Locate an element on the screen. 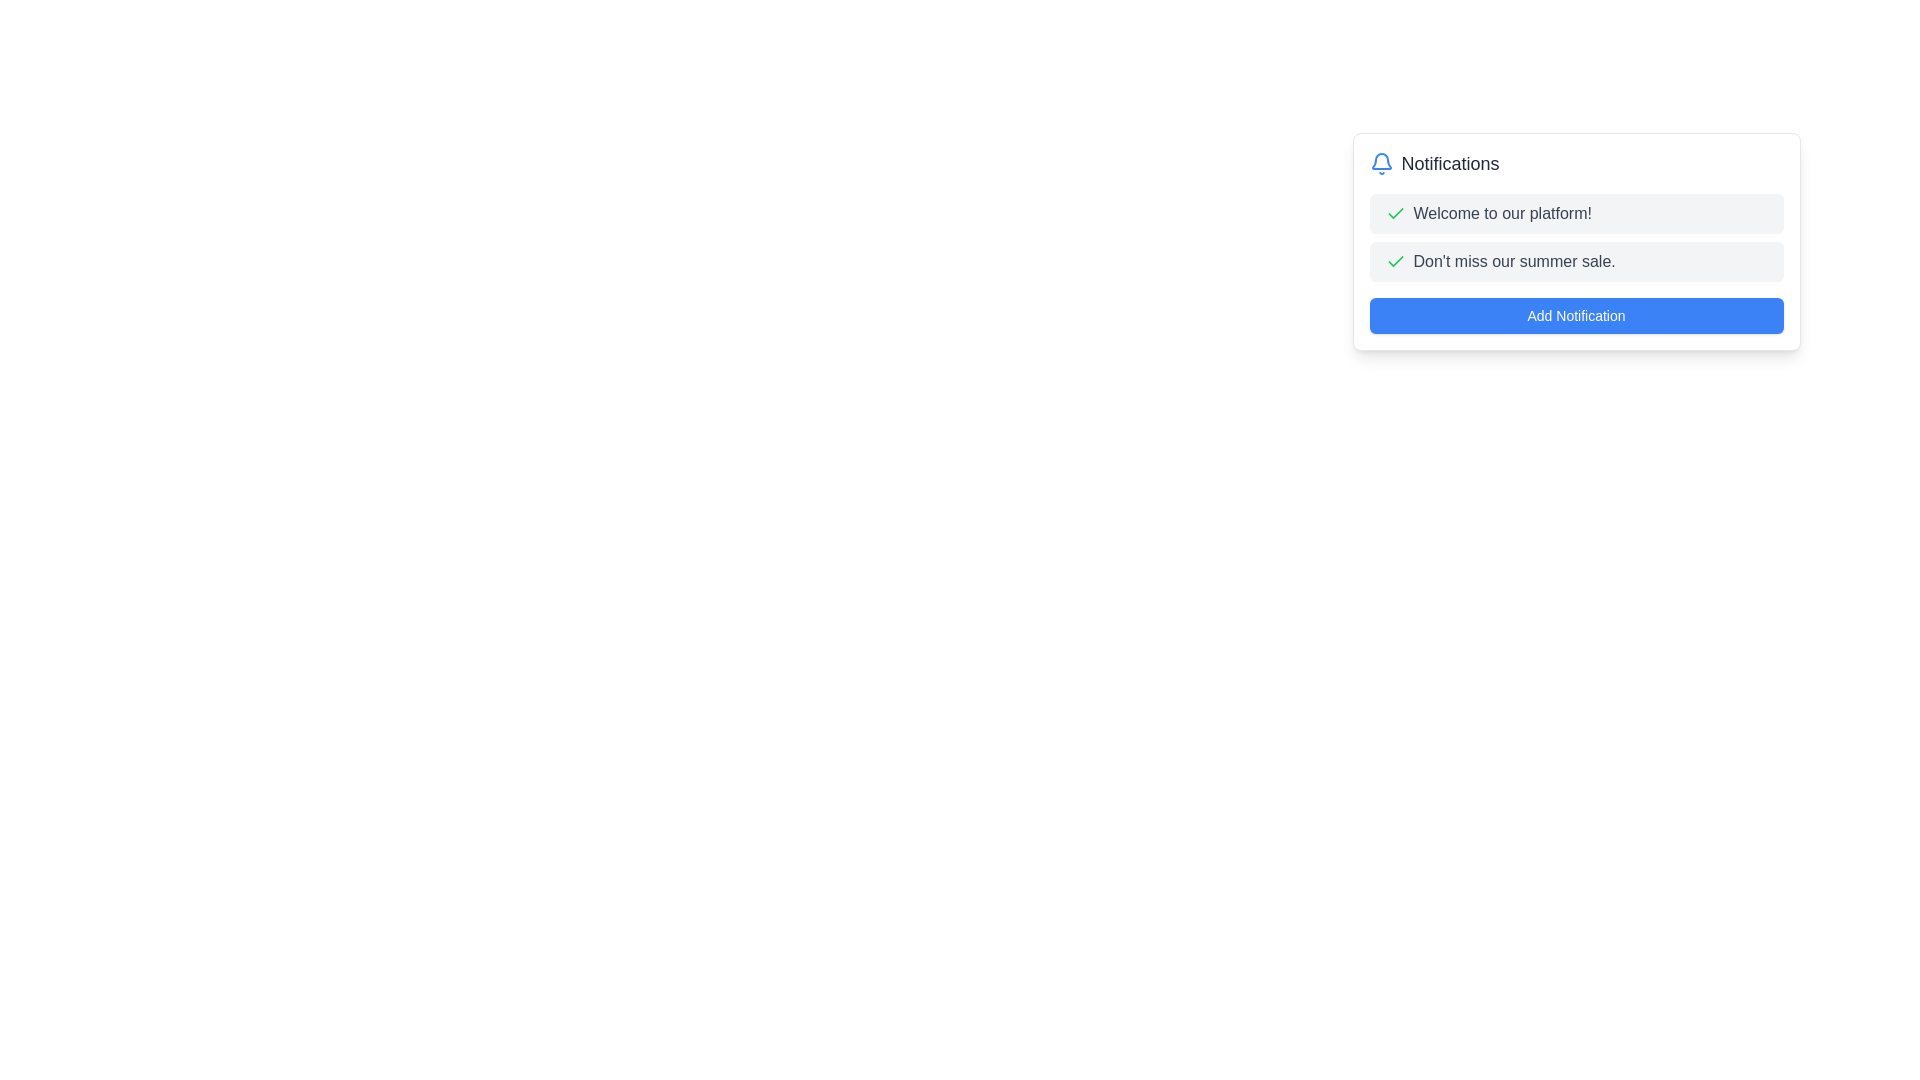  the first notification item in the notification panel that welcomes the user to the platform is located at coordinates (1575, 213).